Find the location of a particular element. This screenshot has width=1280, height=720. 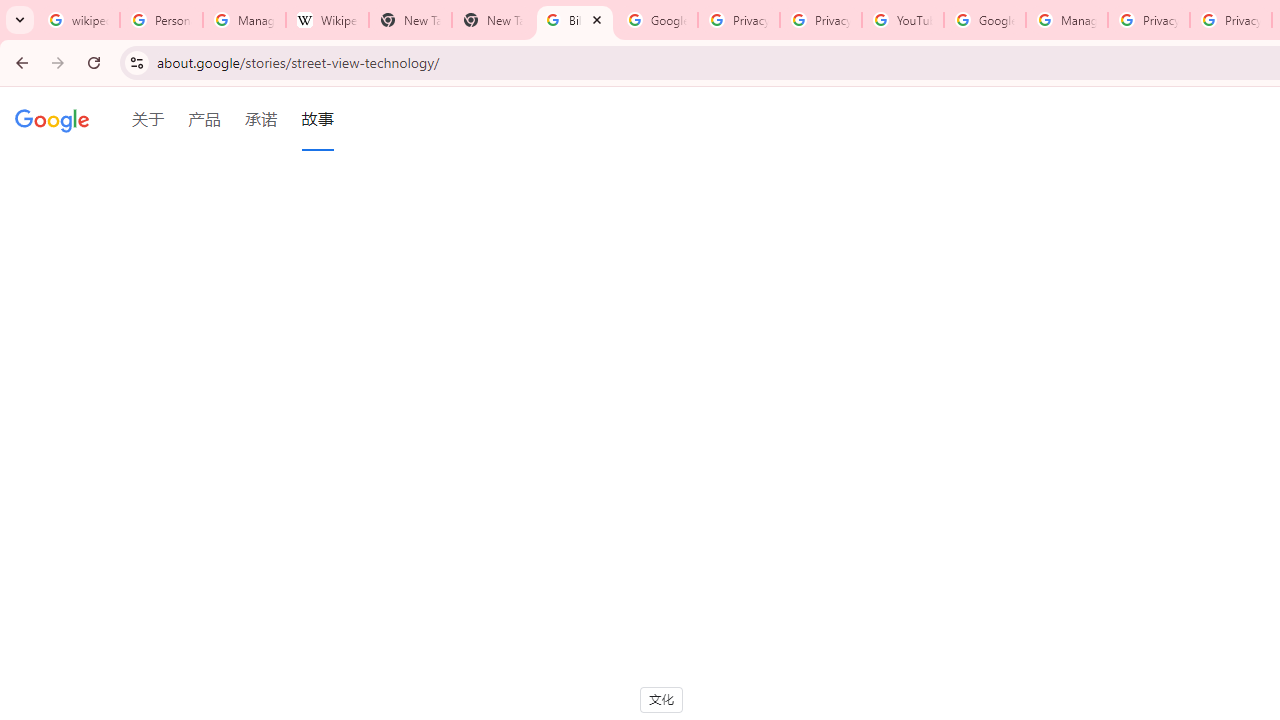

'New Tab' is located at coordinates (492, 20).